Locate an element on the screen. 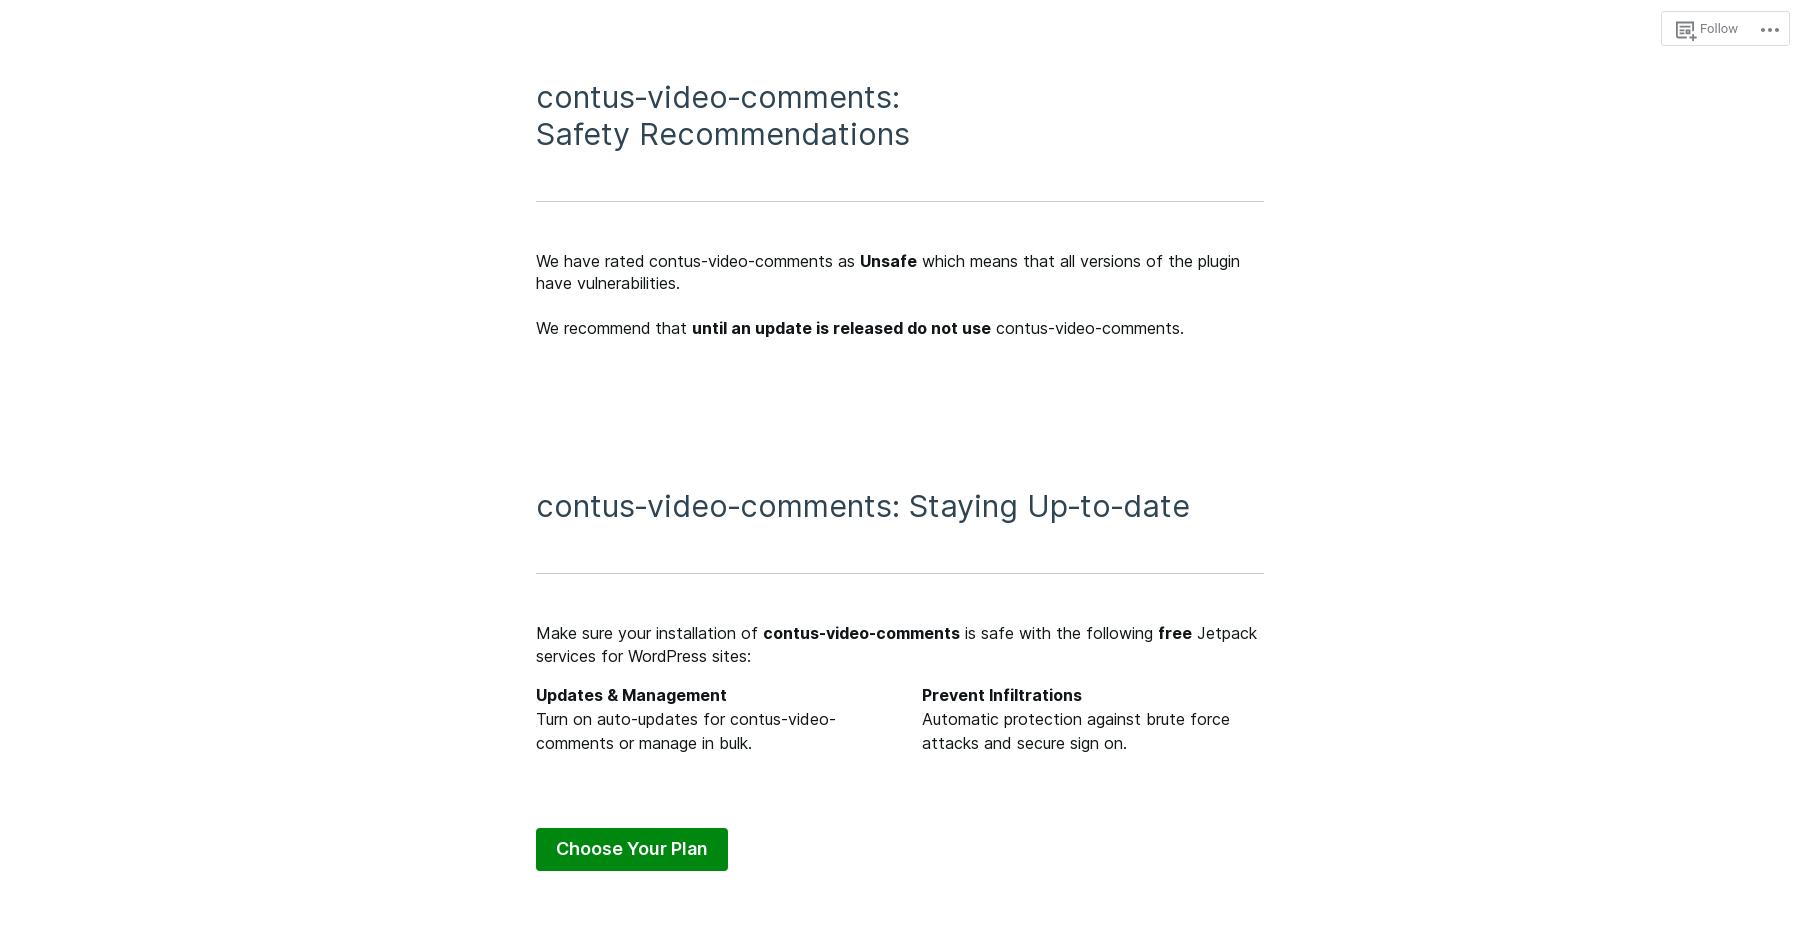  'Follow' is located at coordinates (1719, 28).